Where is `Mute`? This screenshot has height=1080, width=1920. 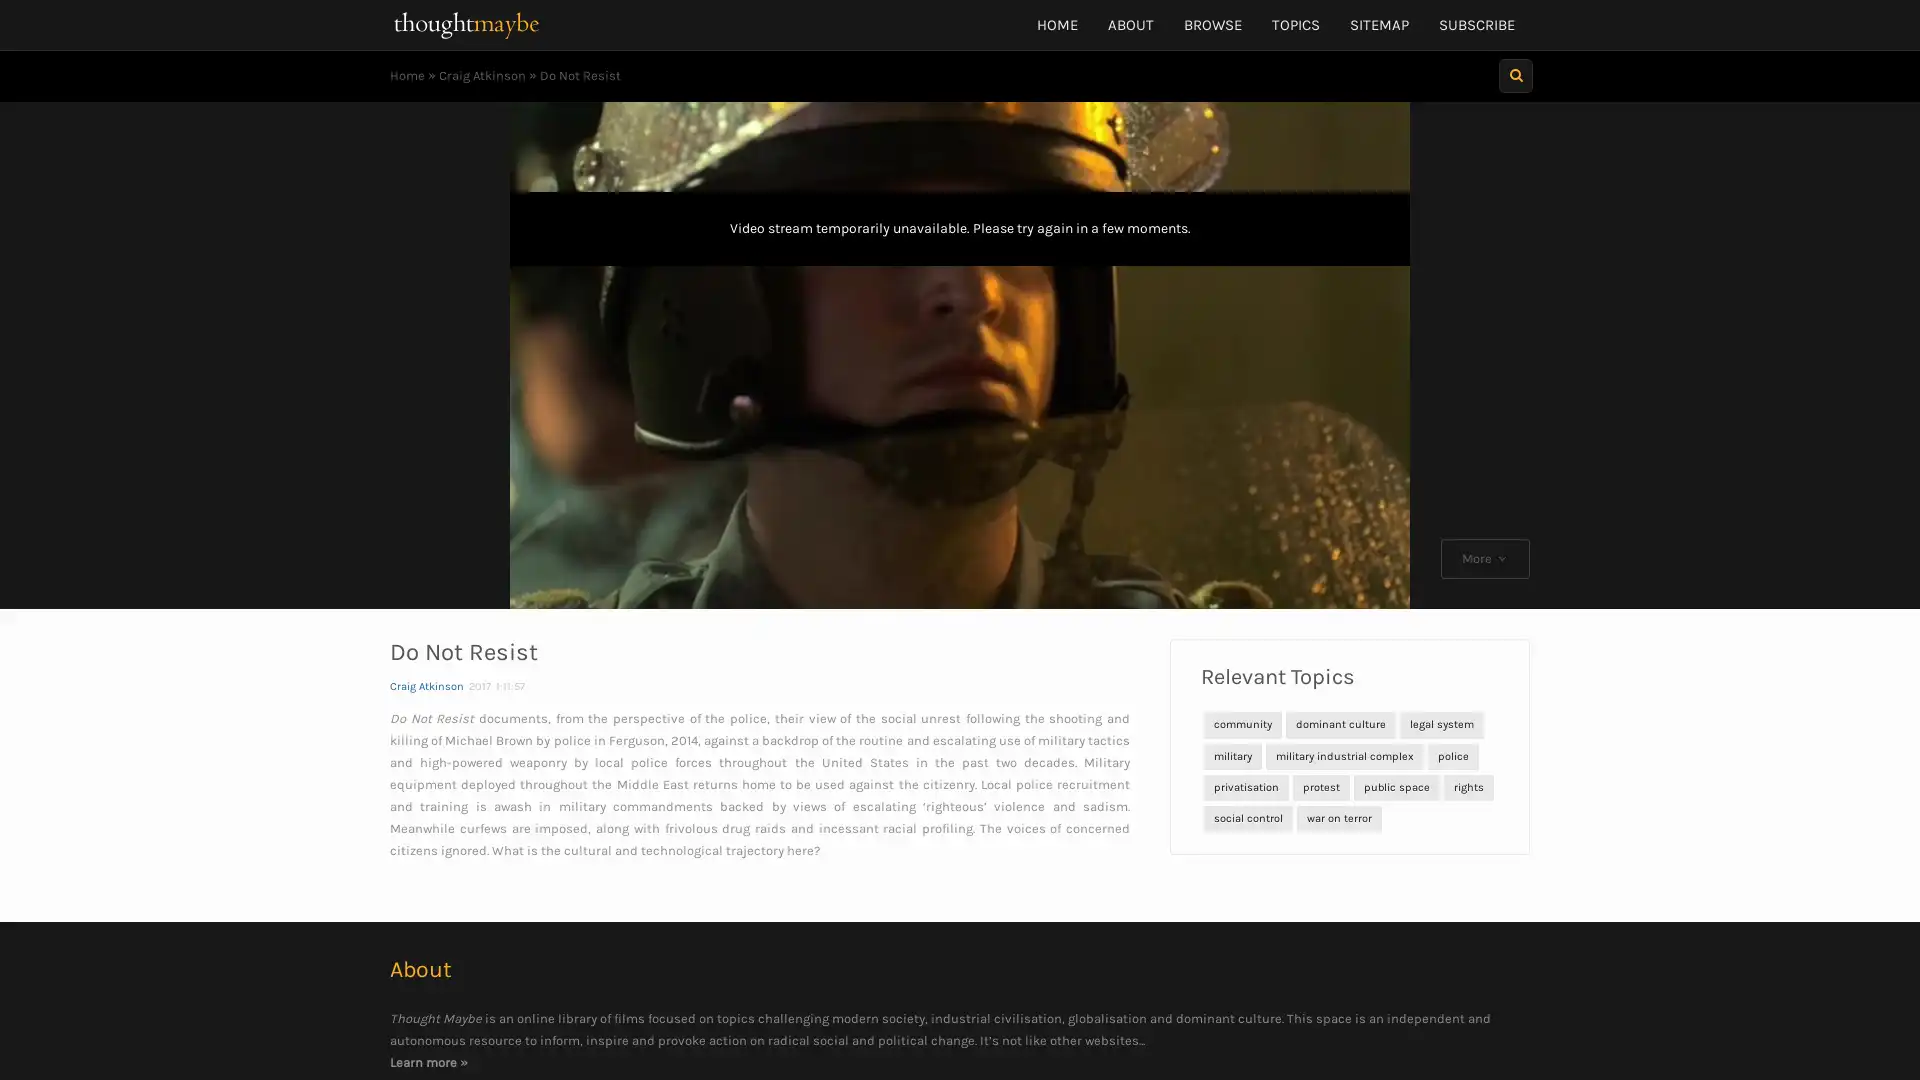 Mute is located at coordinates (1352, 588).